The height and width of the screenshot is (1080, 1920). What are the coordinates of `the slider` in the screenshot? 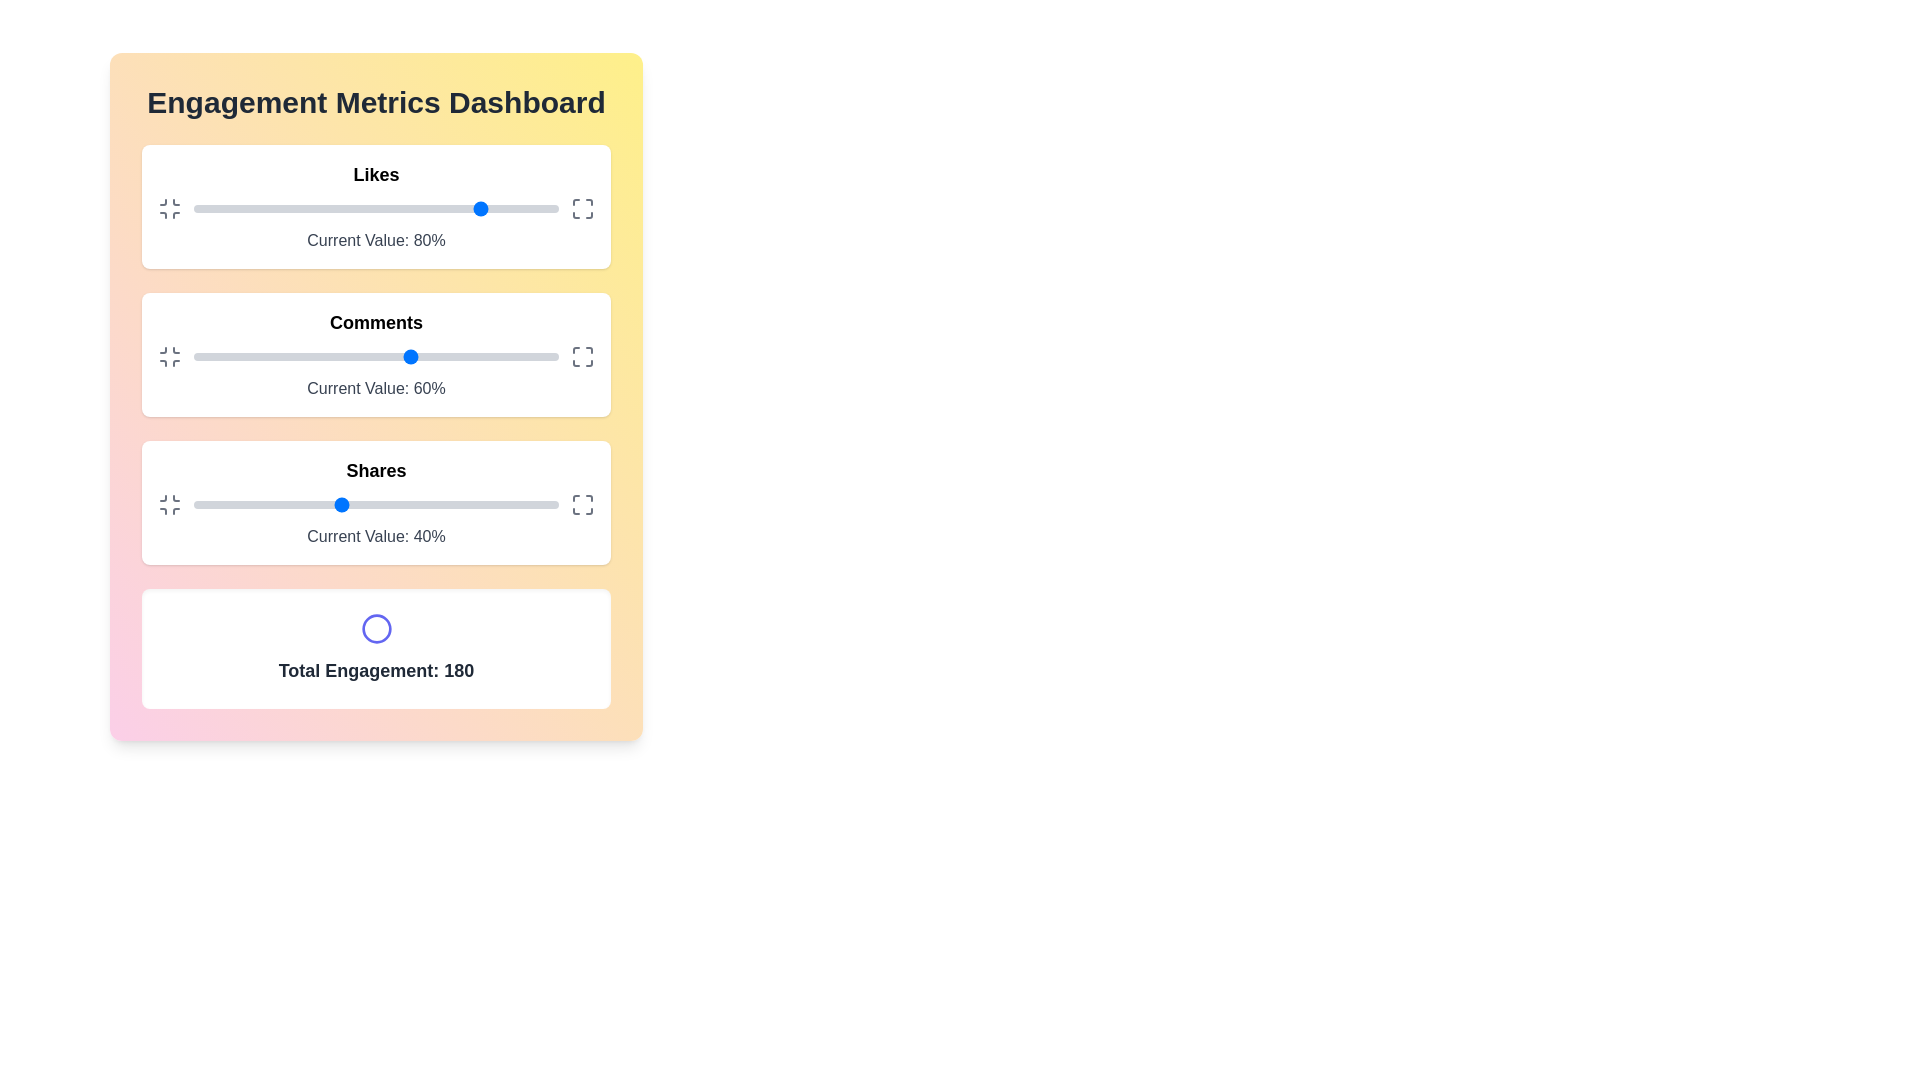 It's located at (404, 208).